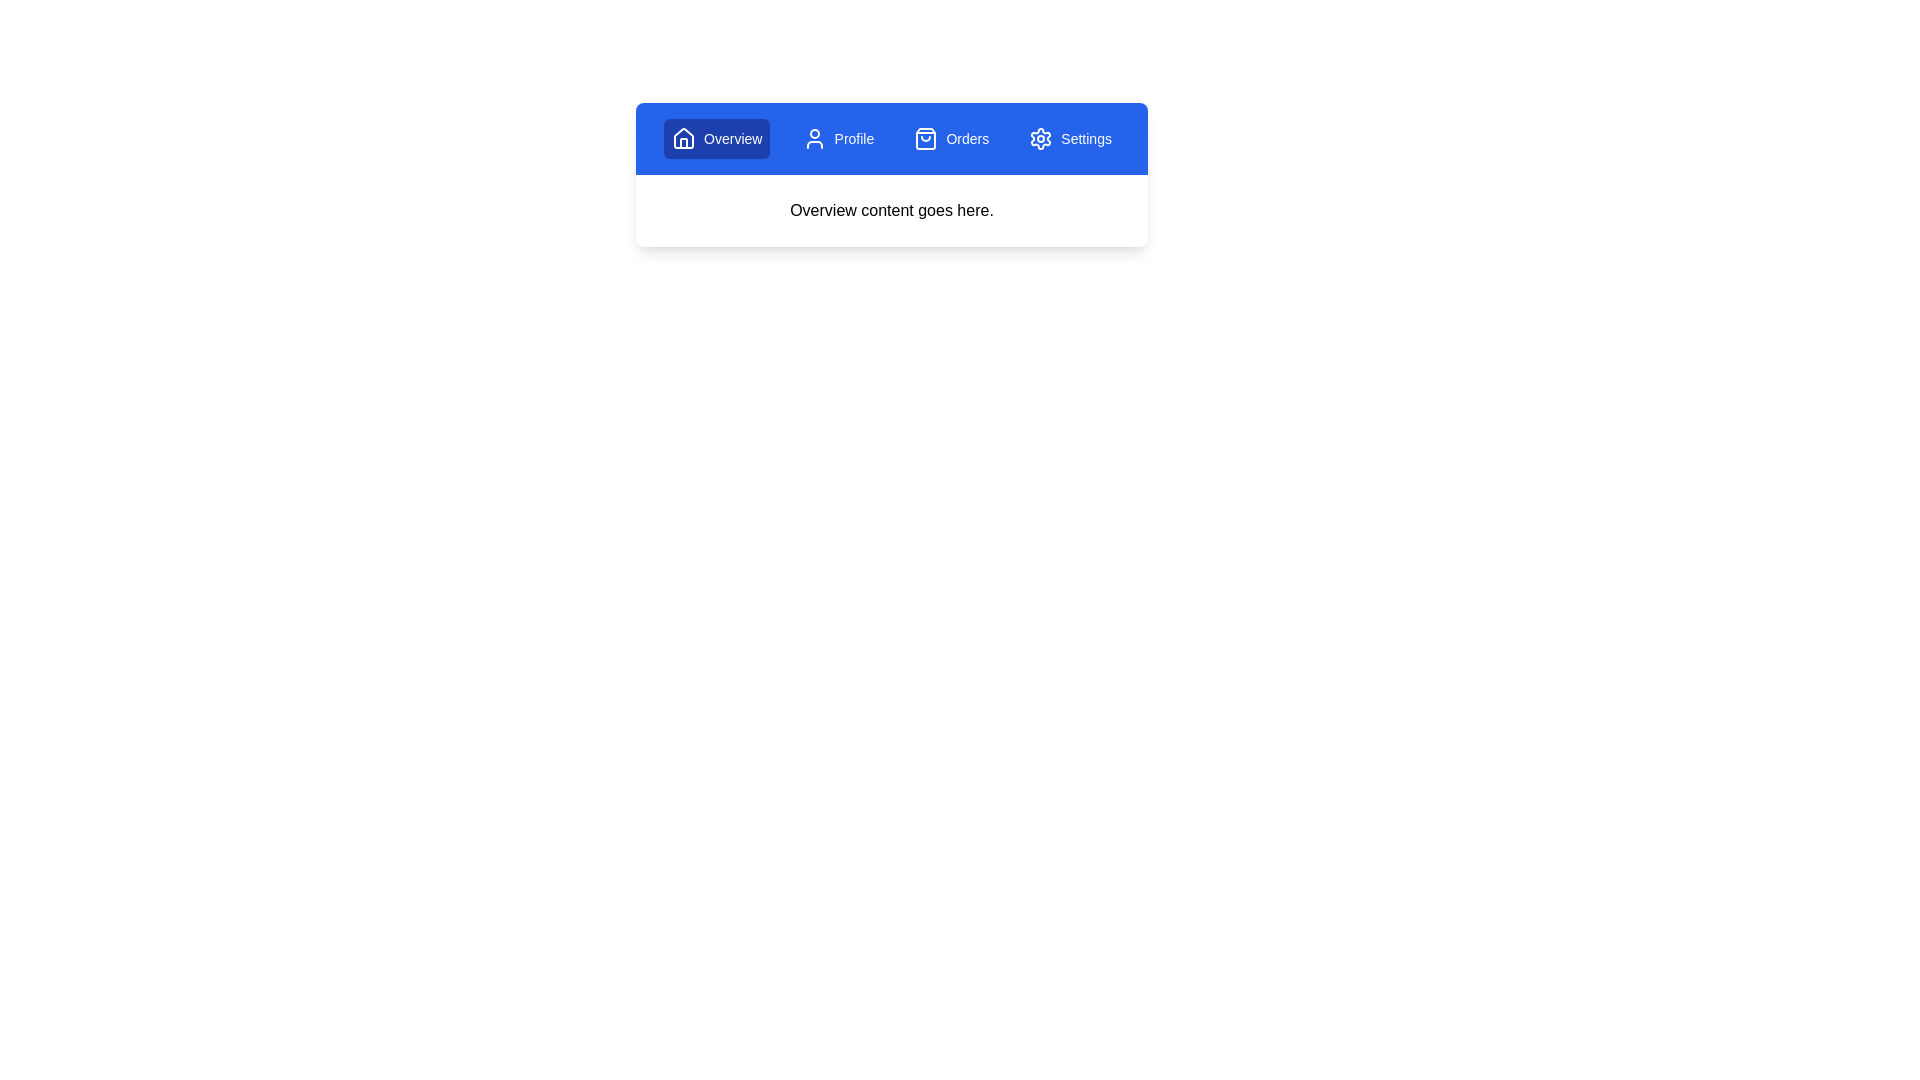 The width and height of the screenshot is (1920, 1080). What do you see at coordinates (1085, 137) in the screenshot?
I see `the 'Settings' text label in the navigation bar, which is styled in medium-weight font and positioned to the right of a gear icon` at bounding box center [1085, 137].